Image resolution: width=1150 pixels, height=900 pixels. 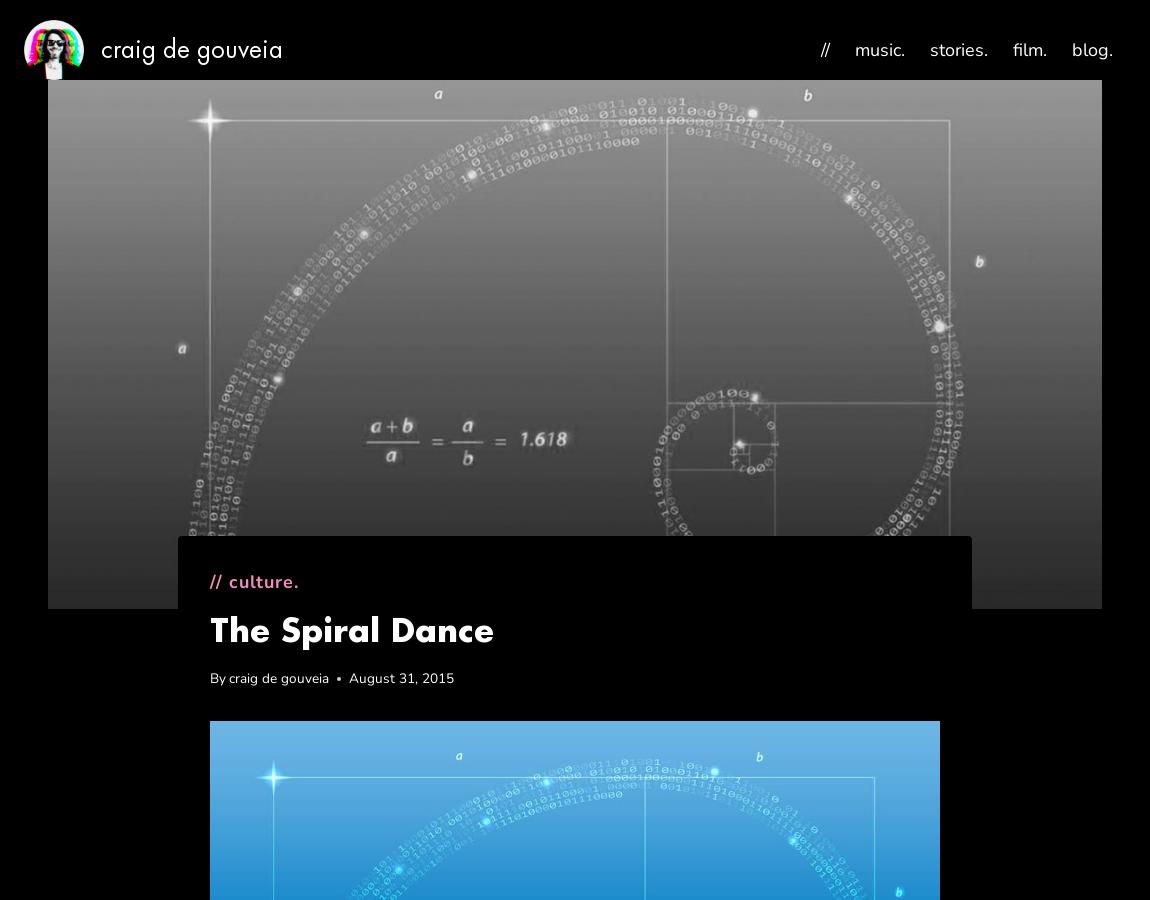 What do you see at coordinates (208, 676) in the screenshot?
I see `'By'` at bounding box center [208, 676].